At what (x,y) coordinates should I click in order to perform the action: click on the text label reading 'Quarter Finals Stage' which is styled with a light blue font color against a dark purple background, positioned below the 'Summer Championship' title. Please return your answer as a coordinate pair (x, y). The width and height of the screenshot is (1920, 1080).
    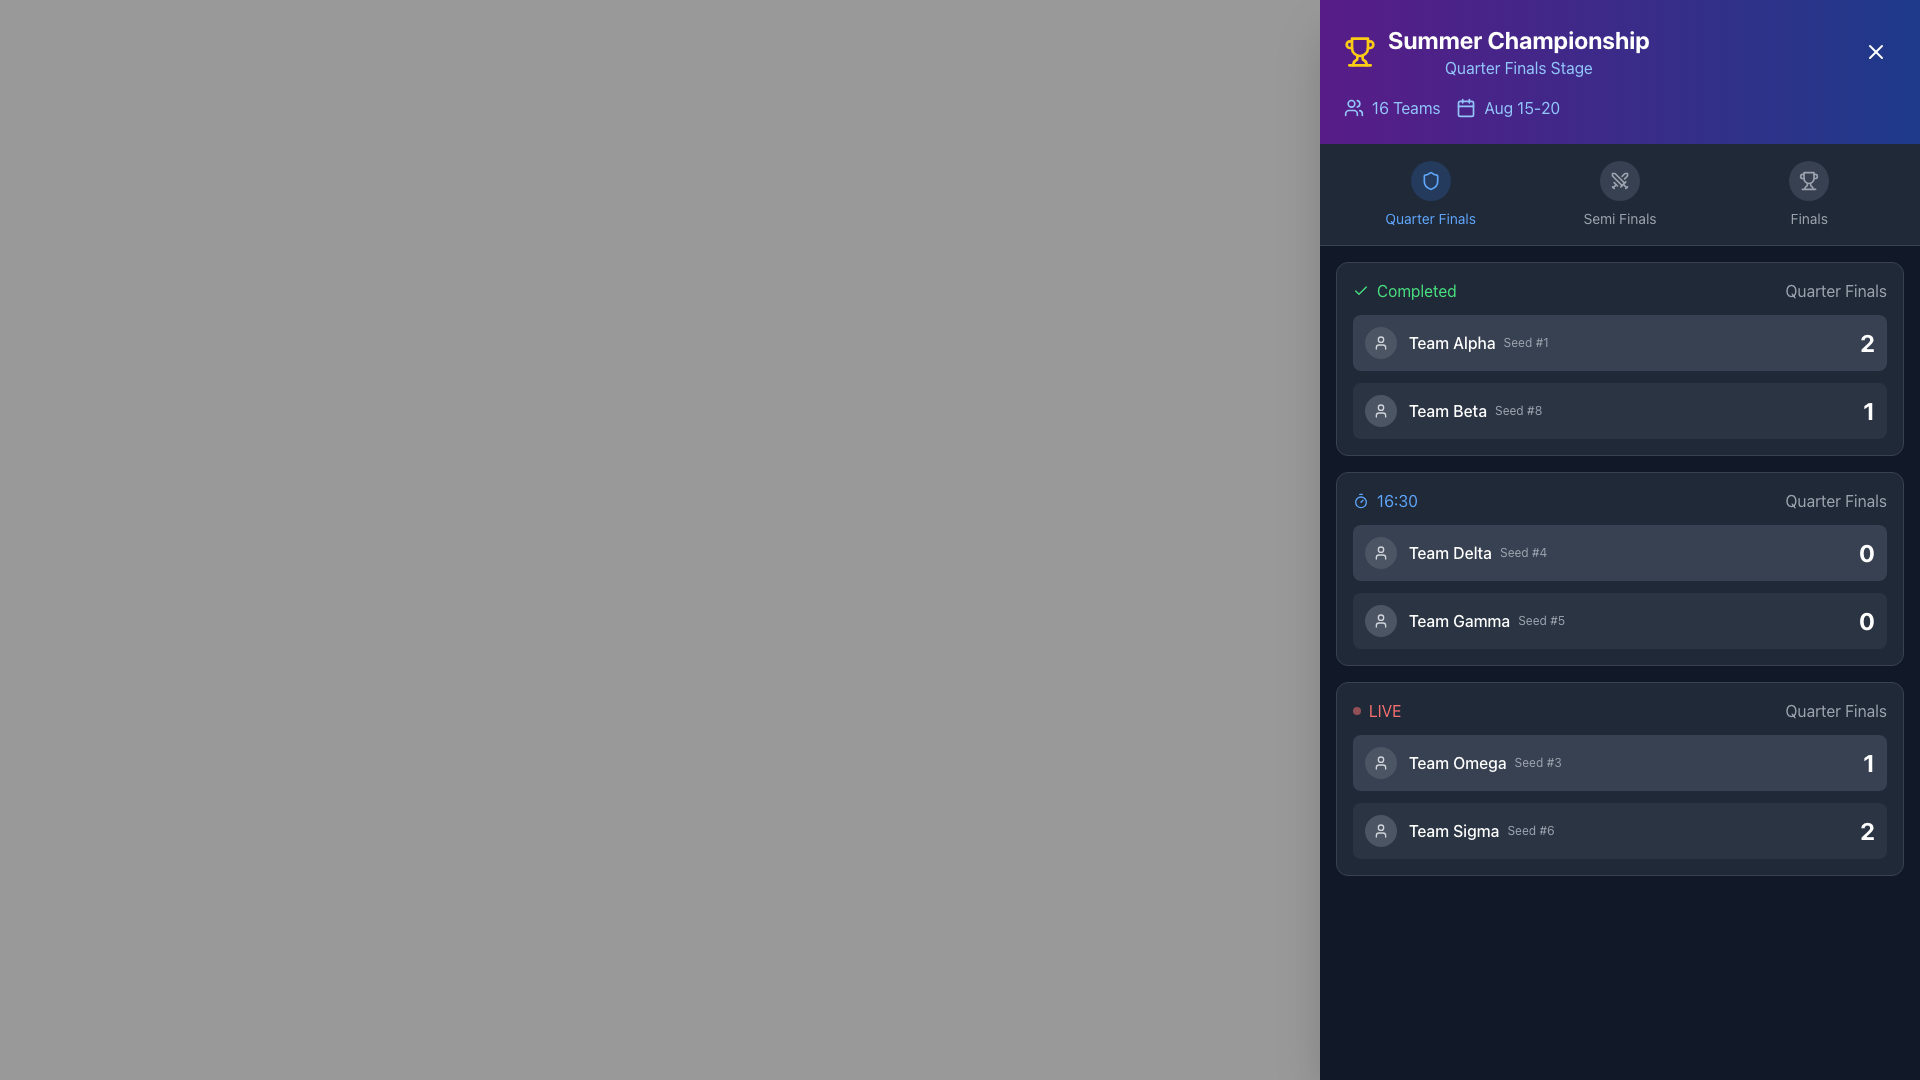
    Looking at the image, I should click on (1518, 67).